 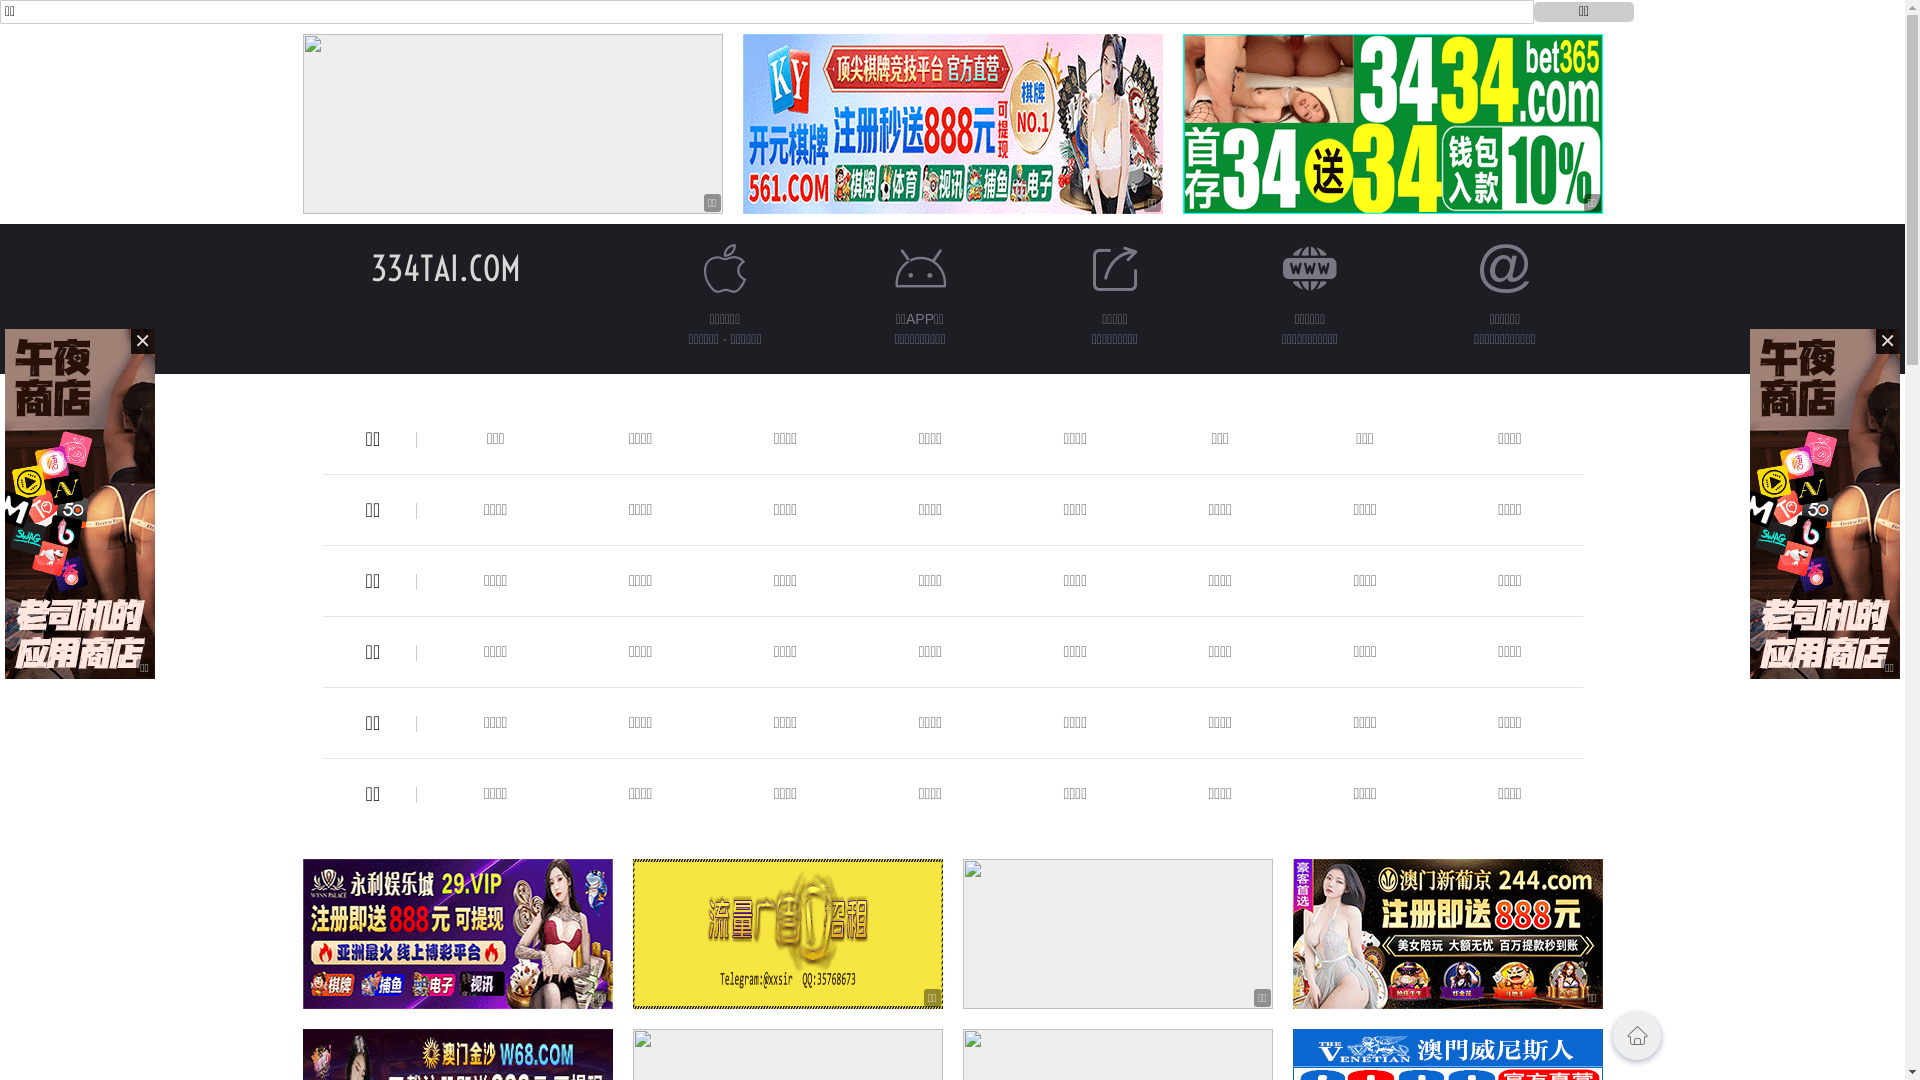 I want to click on '334TAI.COM', so click(x=369, y=267).